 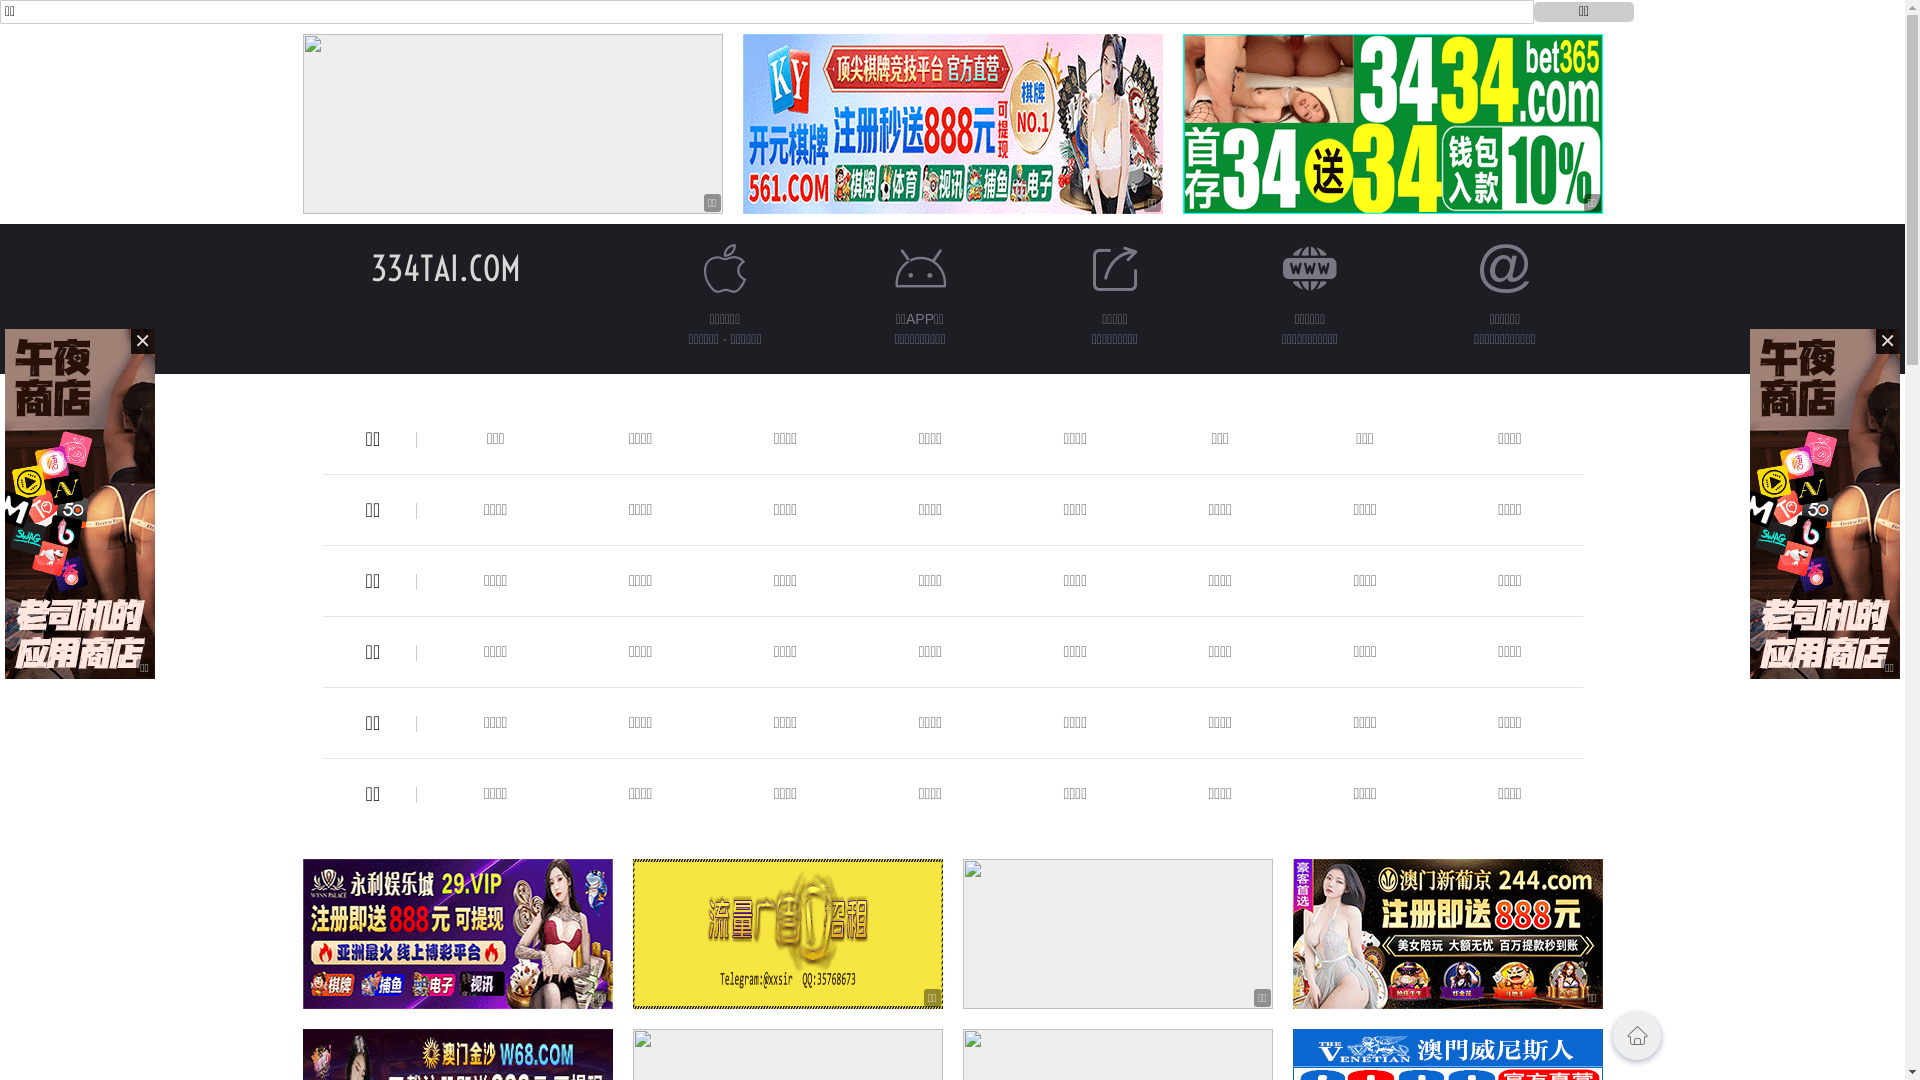 I want to click on '334TAI.COM', so click(x=369, y=267).